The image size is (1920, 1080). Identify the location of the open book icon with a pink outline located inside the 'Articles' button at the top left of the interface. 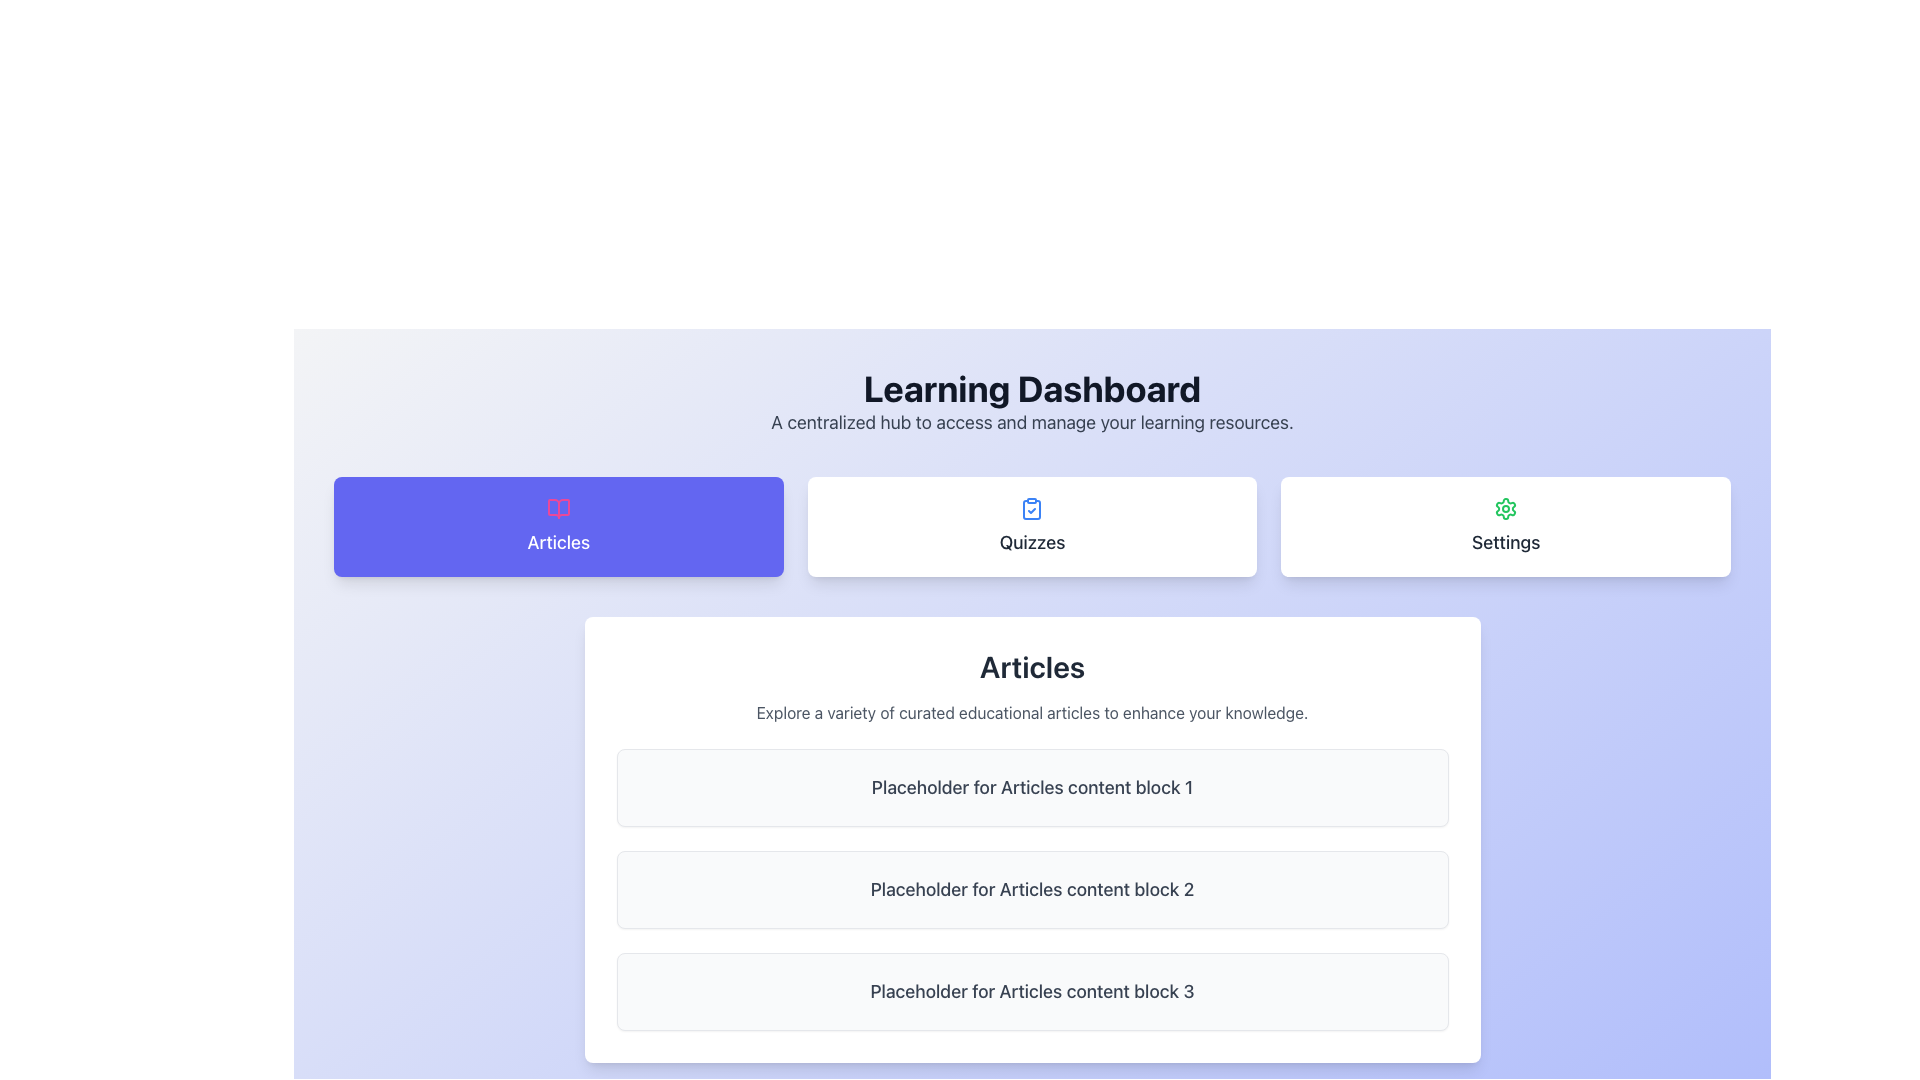
(558, 508).